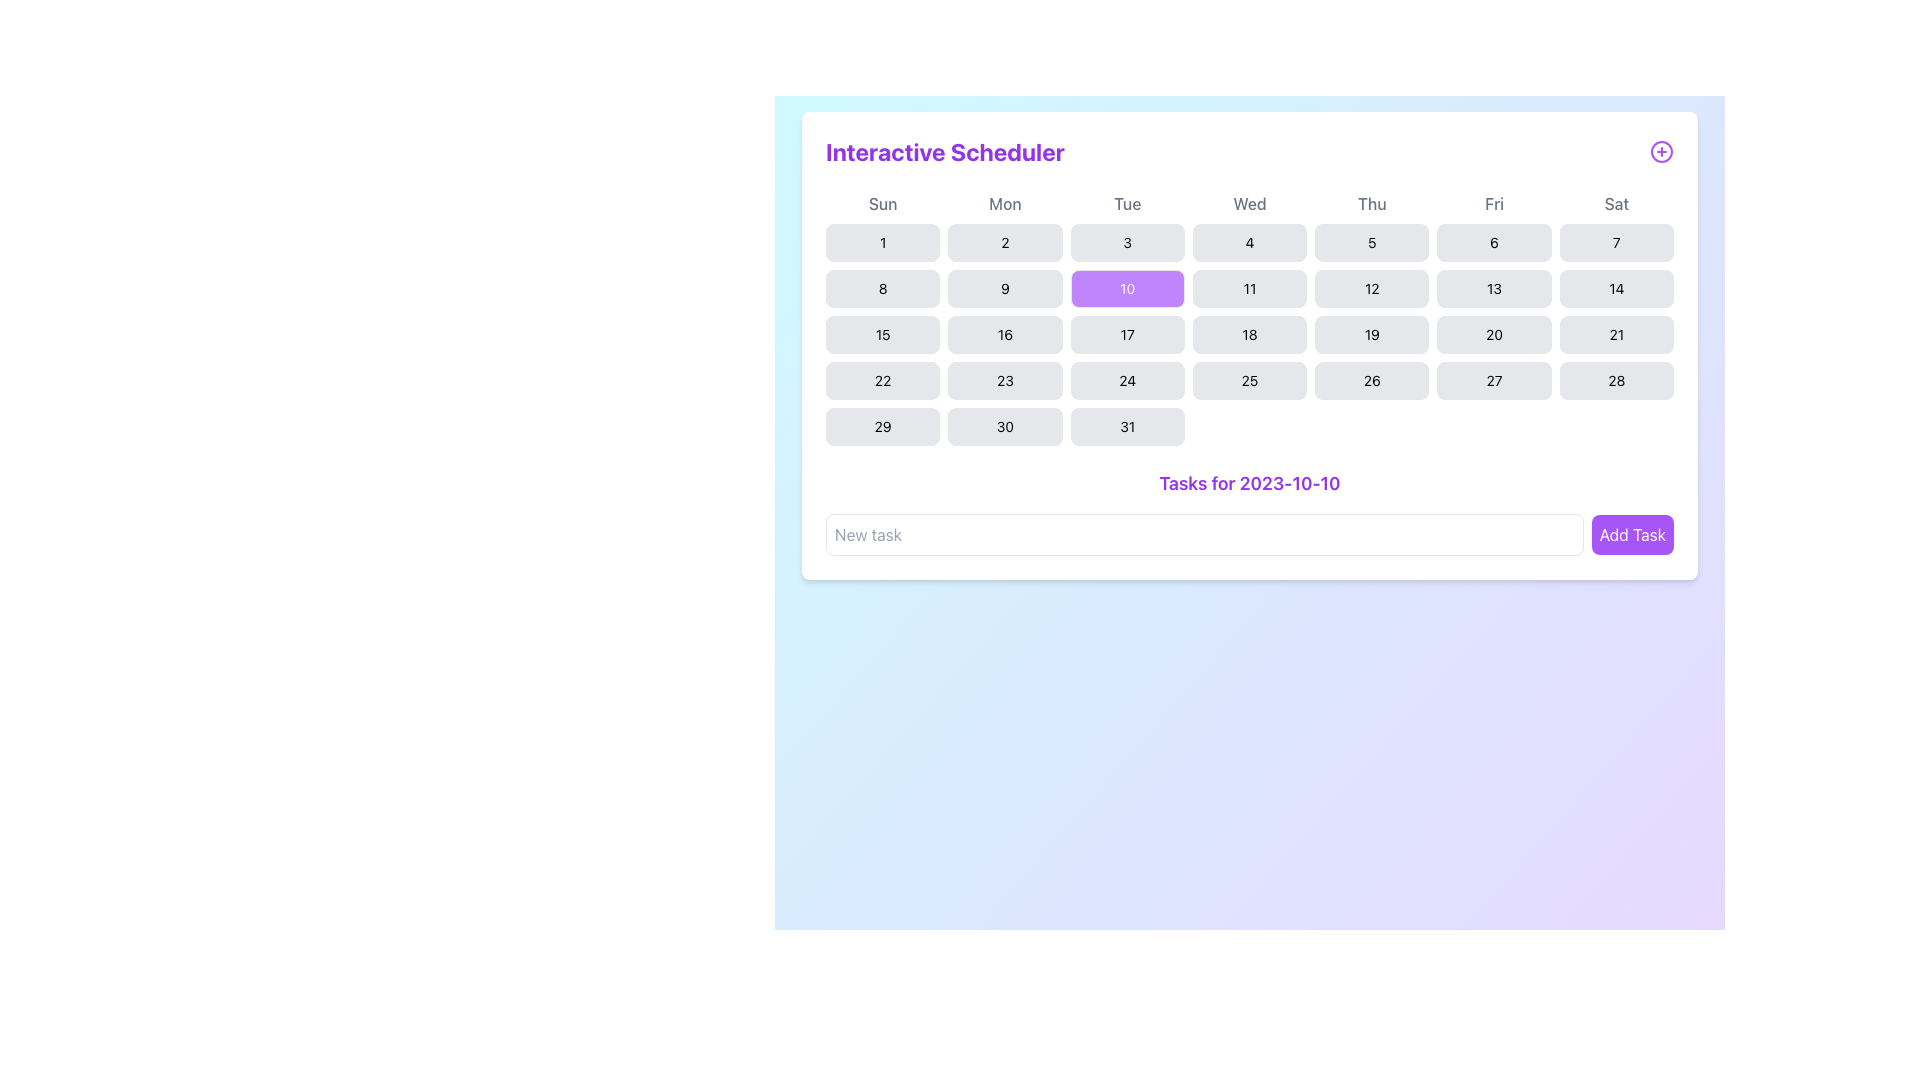  Describe the element at coordinates (882, 289) in the screenshot. I see `the button representing the 8th day of the month located in the second row and first column of the week grid below the 'Sun' header` at that location.